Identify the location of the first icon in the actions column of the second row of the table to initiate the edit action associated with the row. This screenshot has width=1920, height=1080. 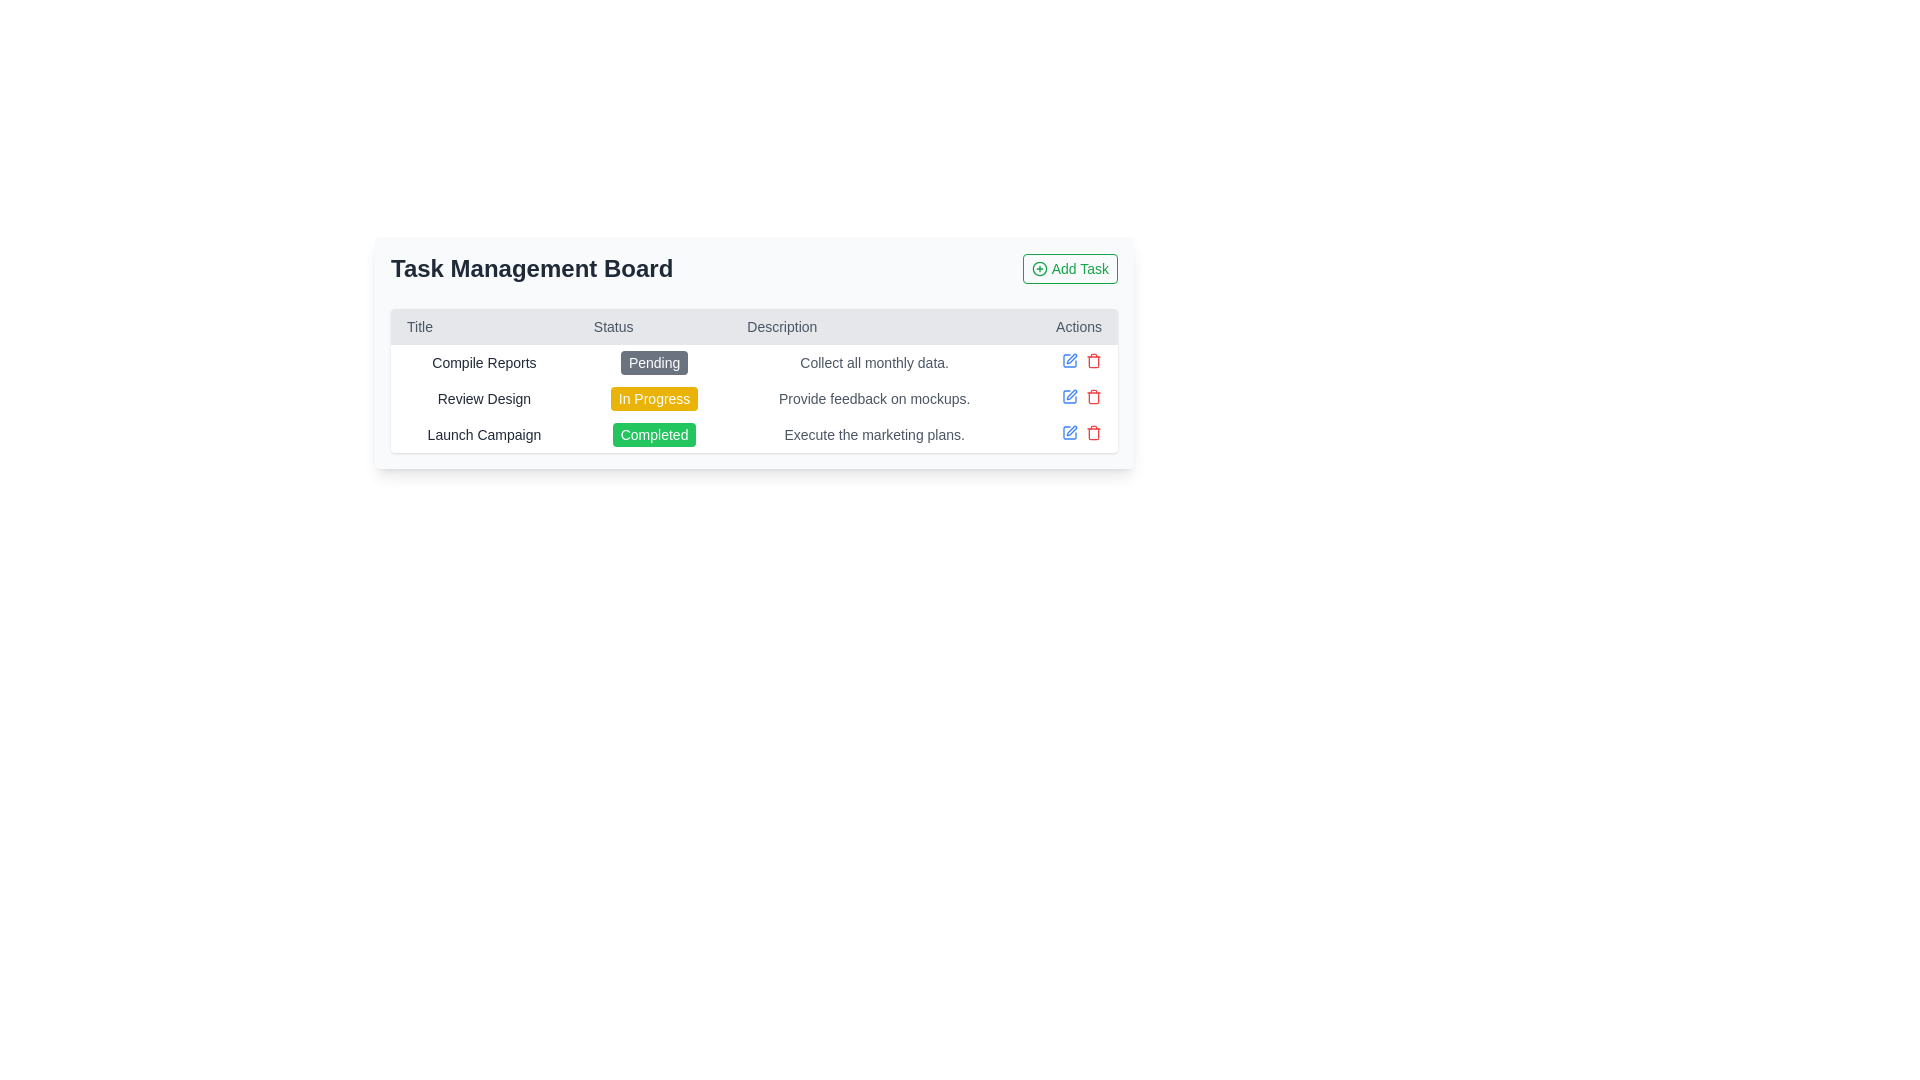
(1067, 397).